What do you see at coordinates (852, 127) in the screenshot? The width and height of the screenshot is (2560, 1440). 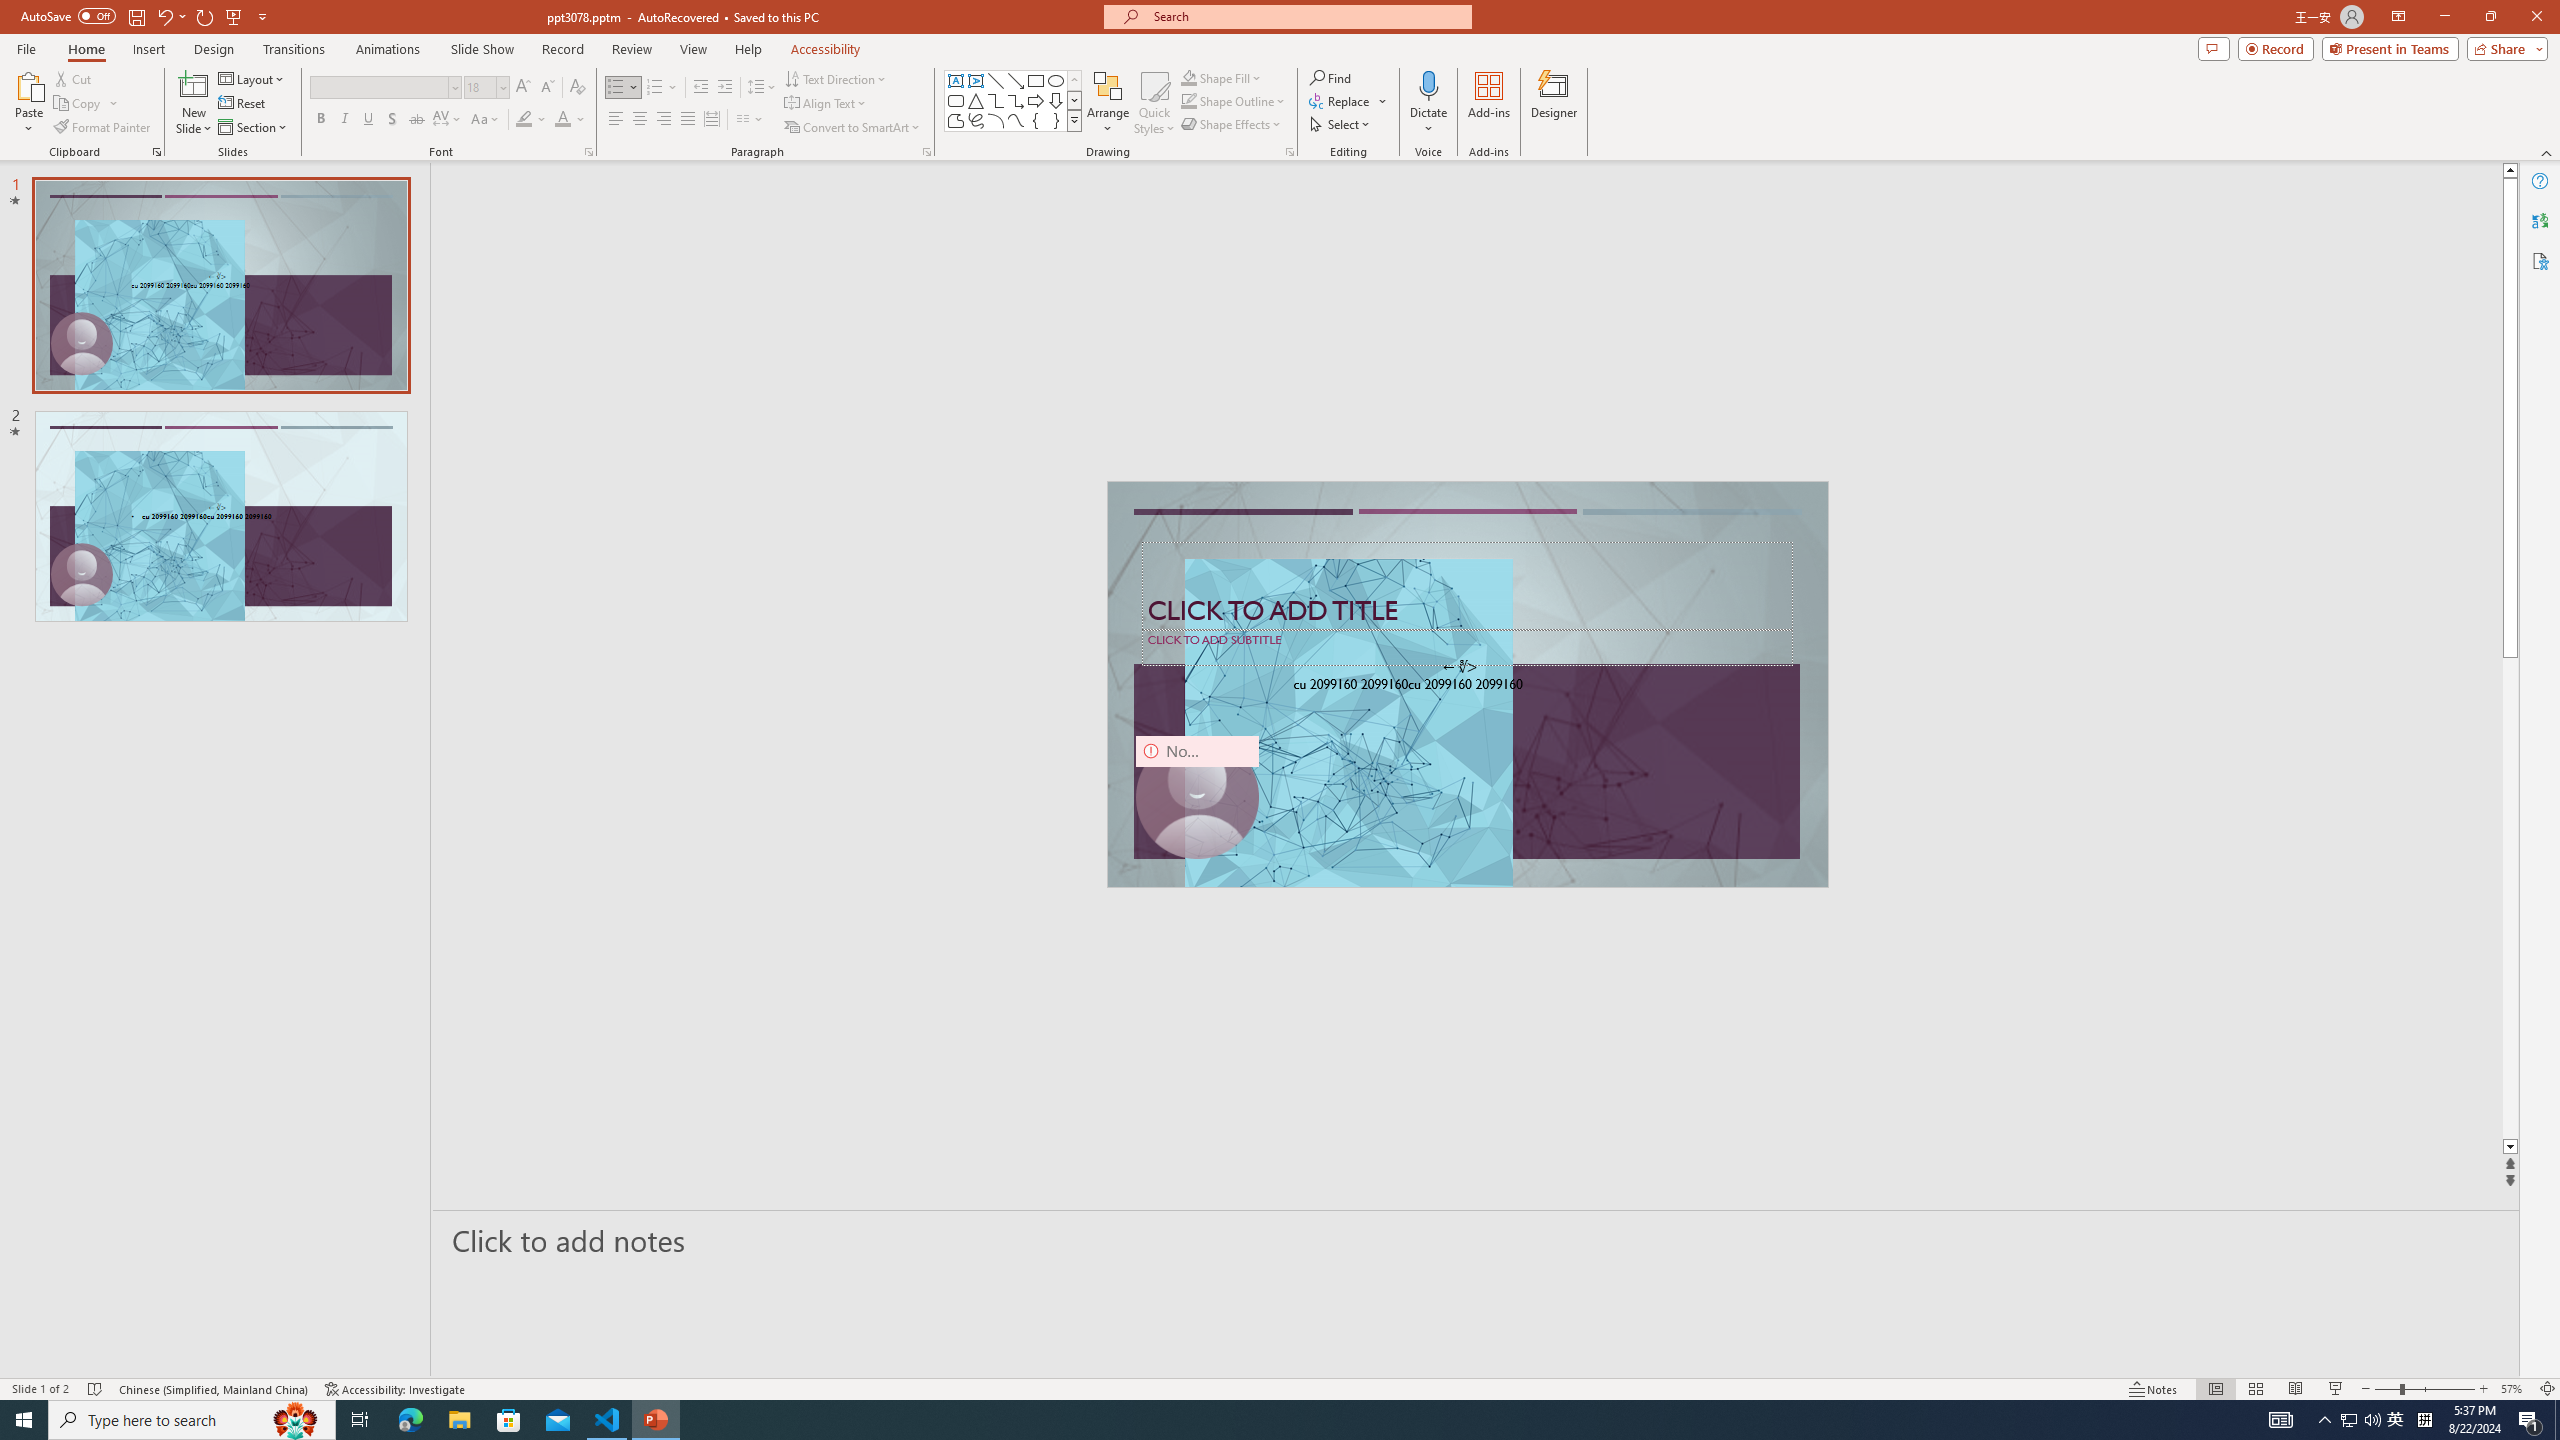 I see `'Convert to SmartArt'` at bounding box center [852, 127].